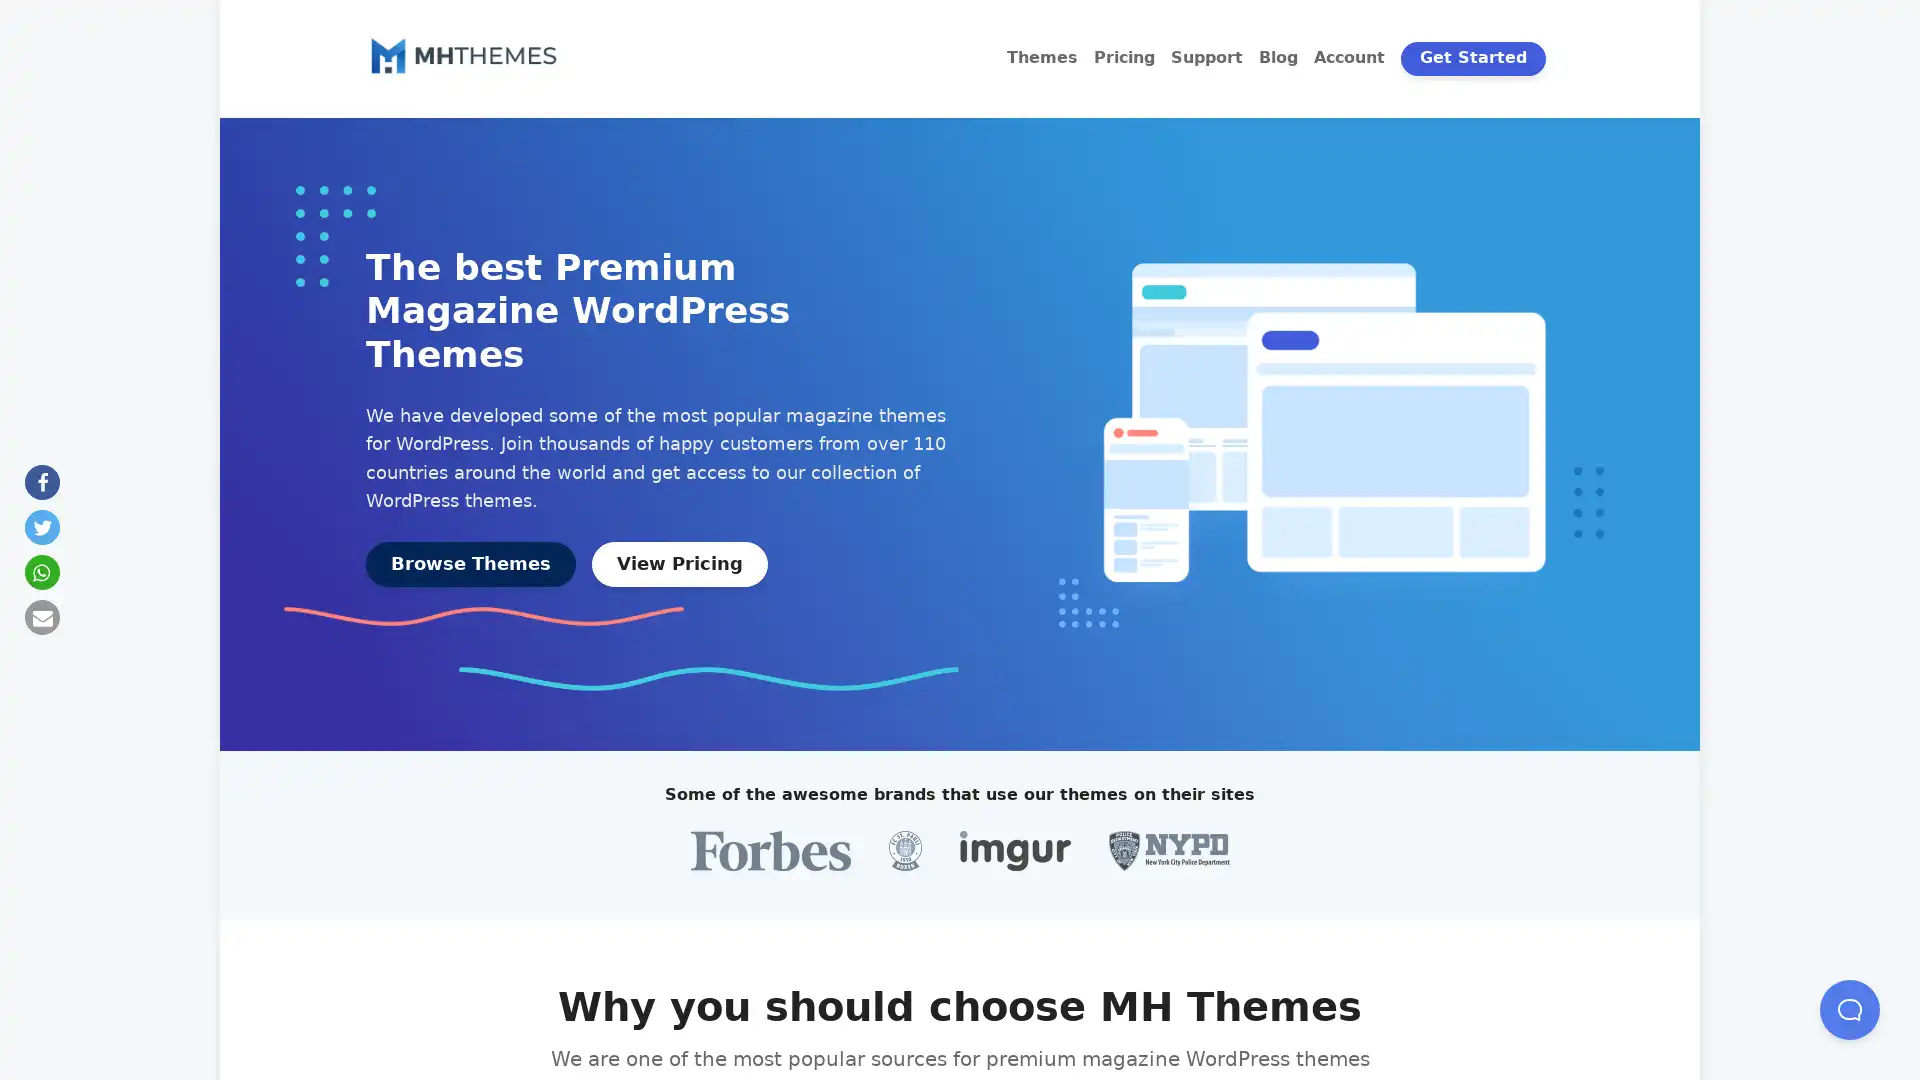 Image resolution: width=1920 pixels, height=1080 pixels. Describe the element at coordinates (42, 526) in the screenshot. I see `Share on Twitter` at that location.